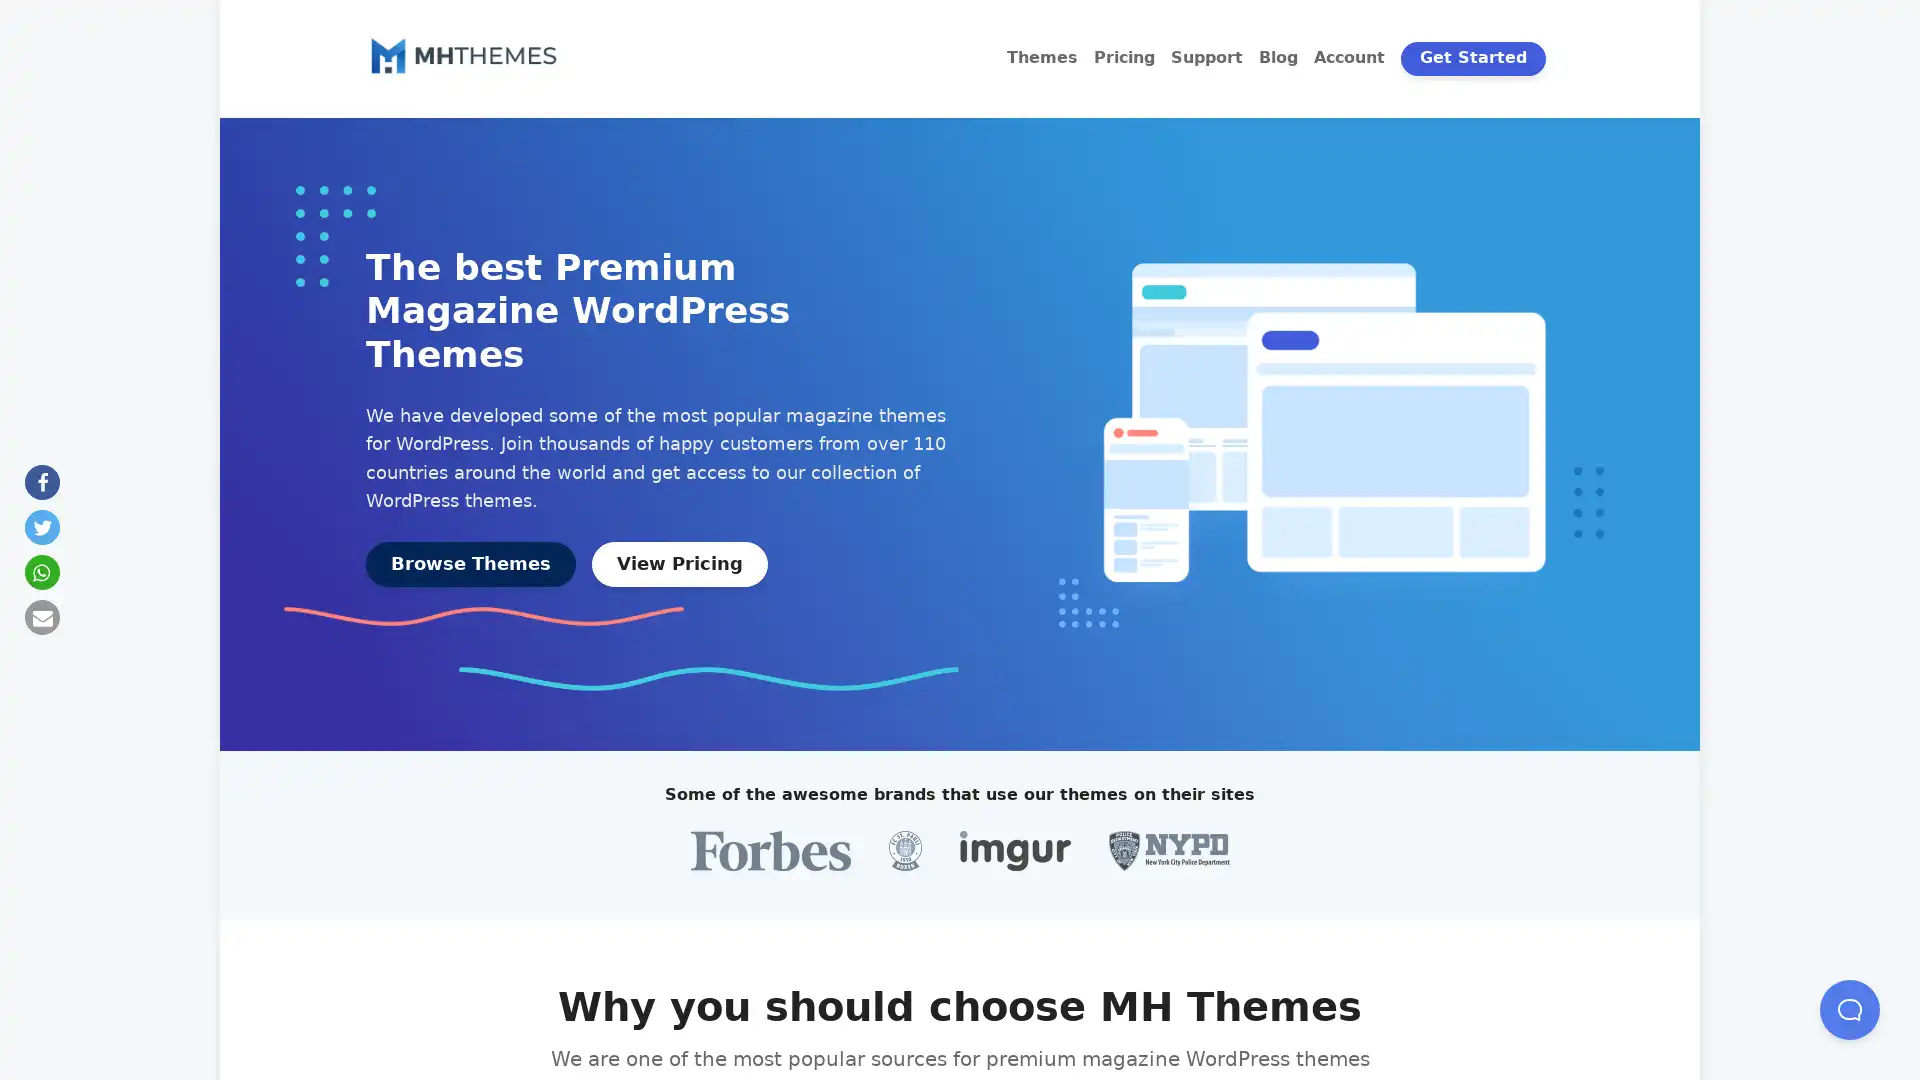 Image resolution: width=1920 pixels, height=1080 pixels. Describe the element at coordinates (42, 526) in the screenshot. I see `Share on Twitter` at that location.